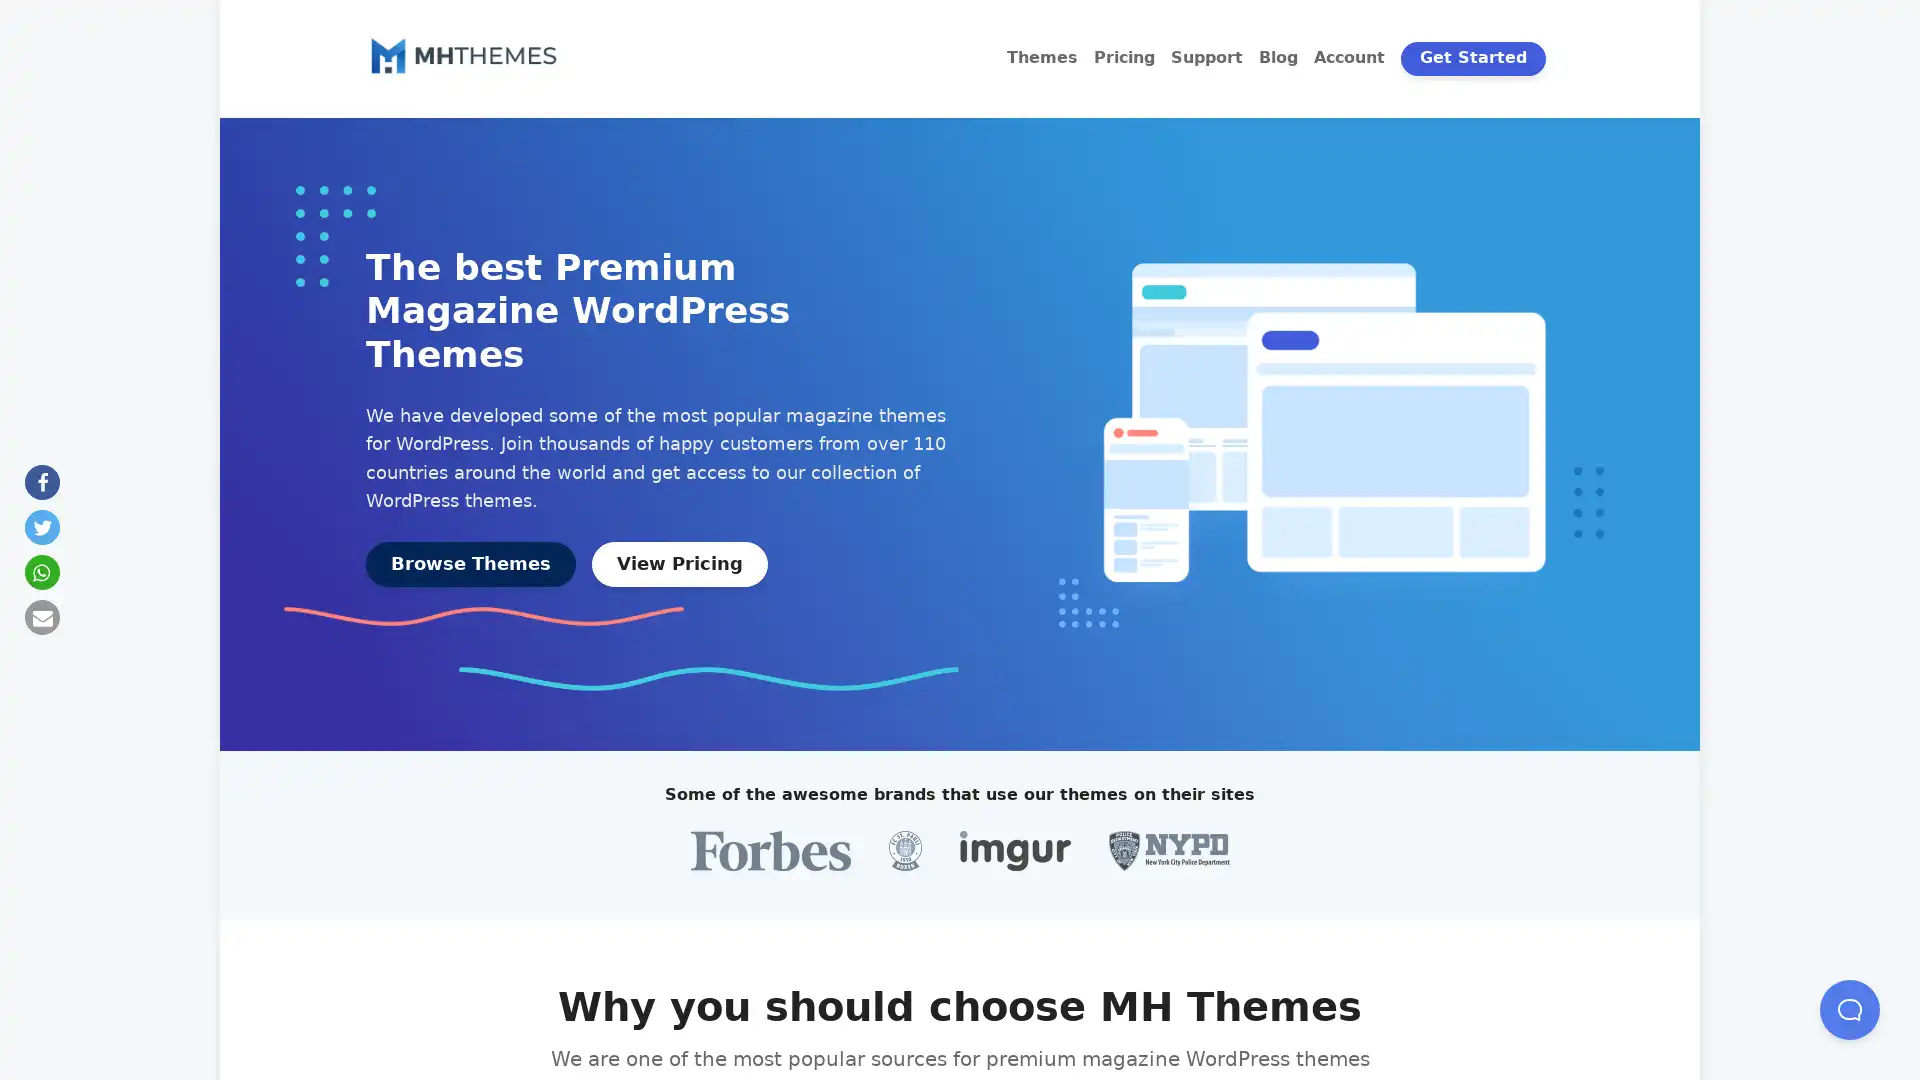 Image resolution: width=1920 pixels, height=1080 pixels. Describe the element at coordinates (42, 526) in the screenshot. I see `Share on Twitter` at that location.